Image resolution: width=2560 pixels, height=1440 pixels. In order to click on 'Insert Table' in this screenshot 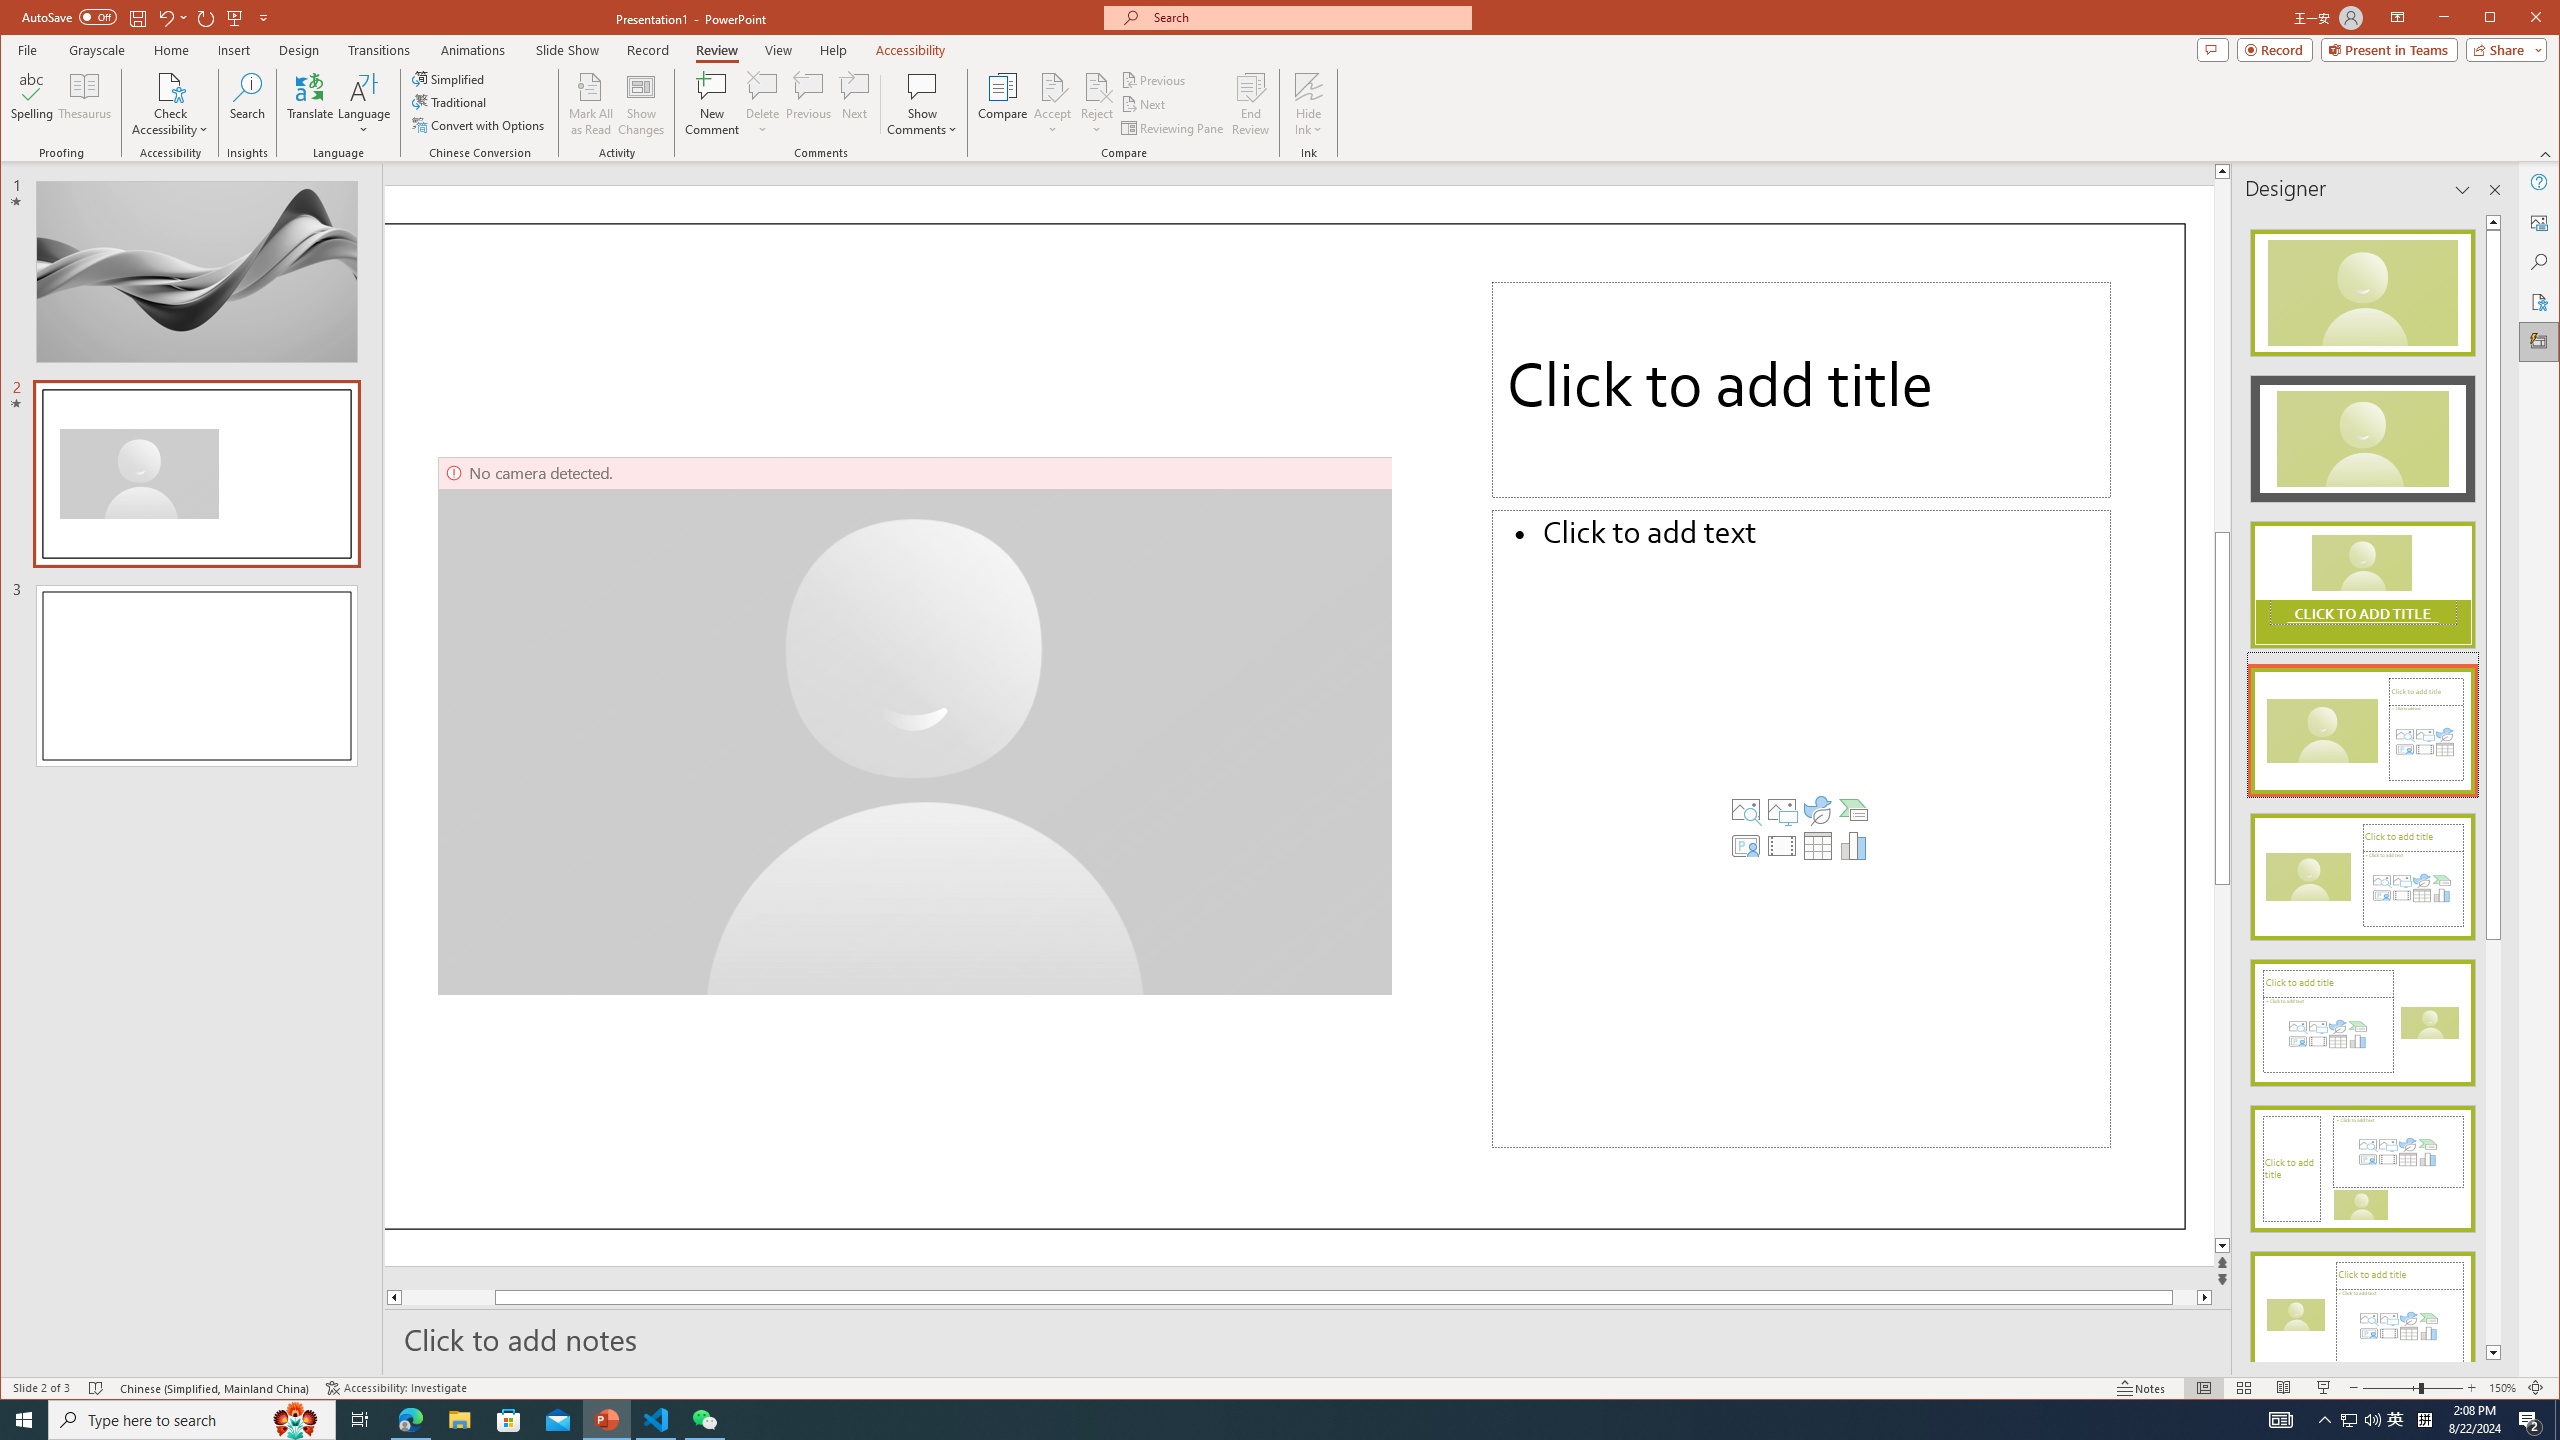, I will do `click(1817, 846)`.